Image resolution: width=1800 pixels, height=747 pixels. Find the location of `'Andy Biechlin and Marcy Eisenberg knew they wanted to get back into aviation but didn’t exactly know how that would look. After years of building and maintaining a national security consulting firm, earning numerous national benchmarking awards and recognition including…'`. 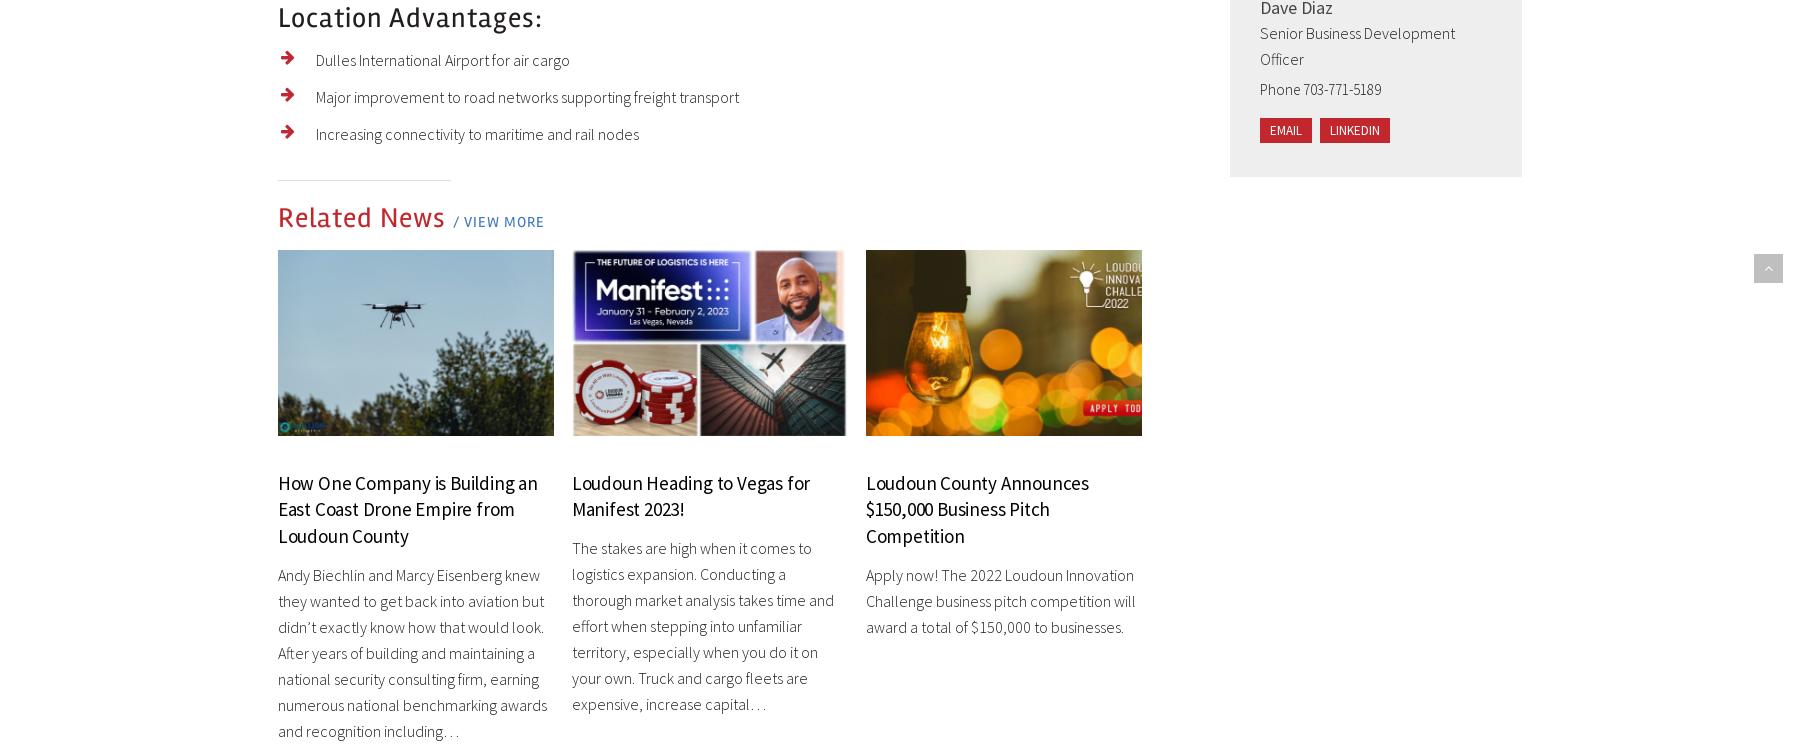

'Andy Biechlin and Marcy Eisenberg knew they wanted to get back into aviation but didn’t exactly know how that would look. After years of building and maintaining a national security consulting firm, earning numerous national benchmarking awards and recognition including…' is located at coordinates (411, 650).